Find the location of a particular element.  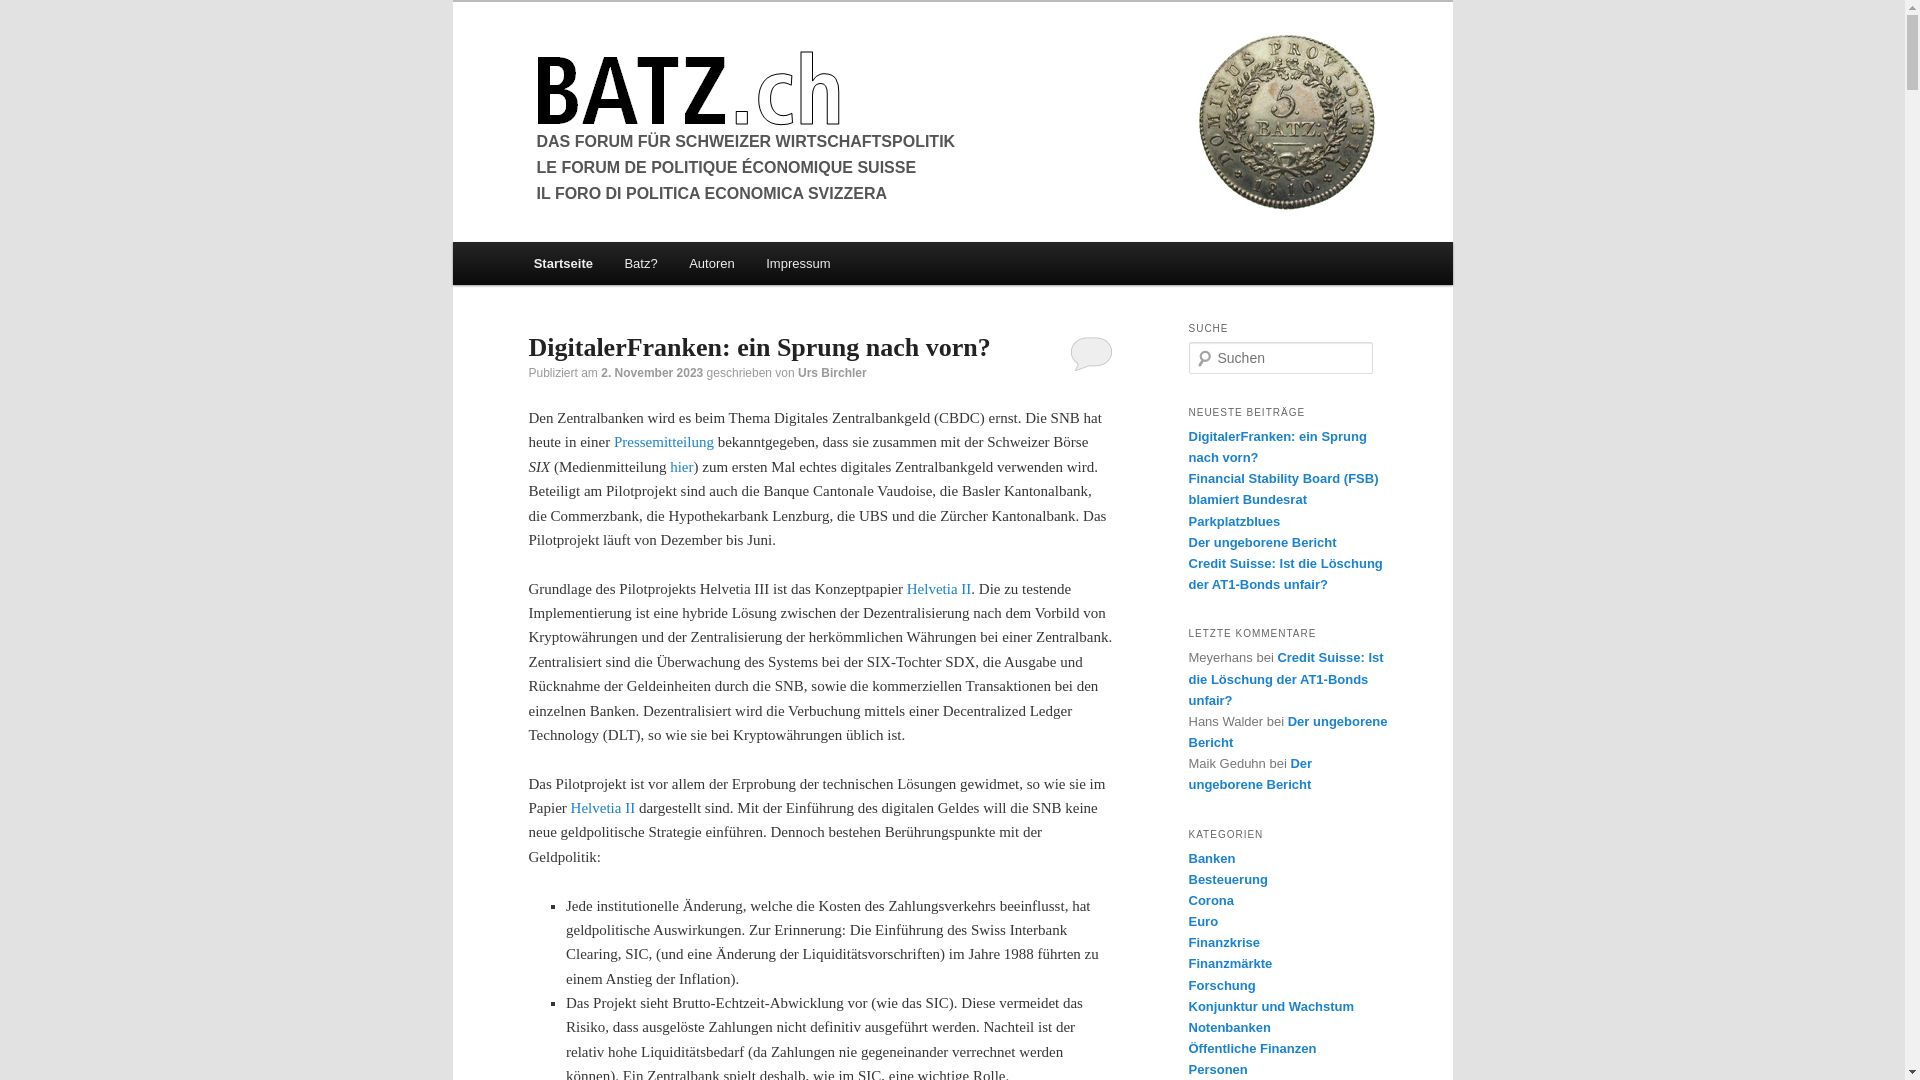

'Der ungeborene Bericht' is located at coordinates (1261, 542).